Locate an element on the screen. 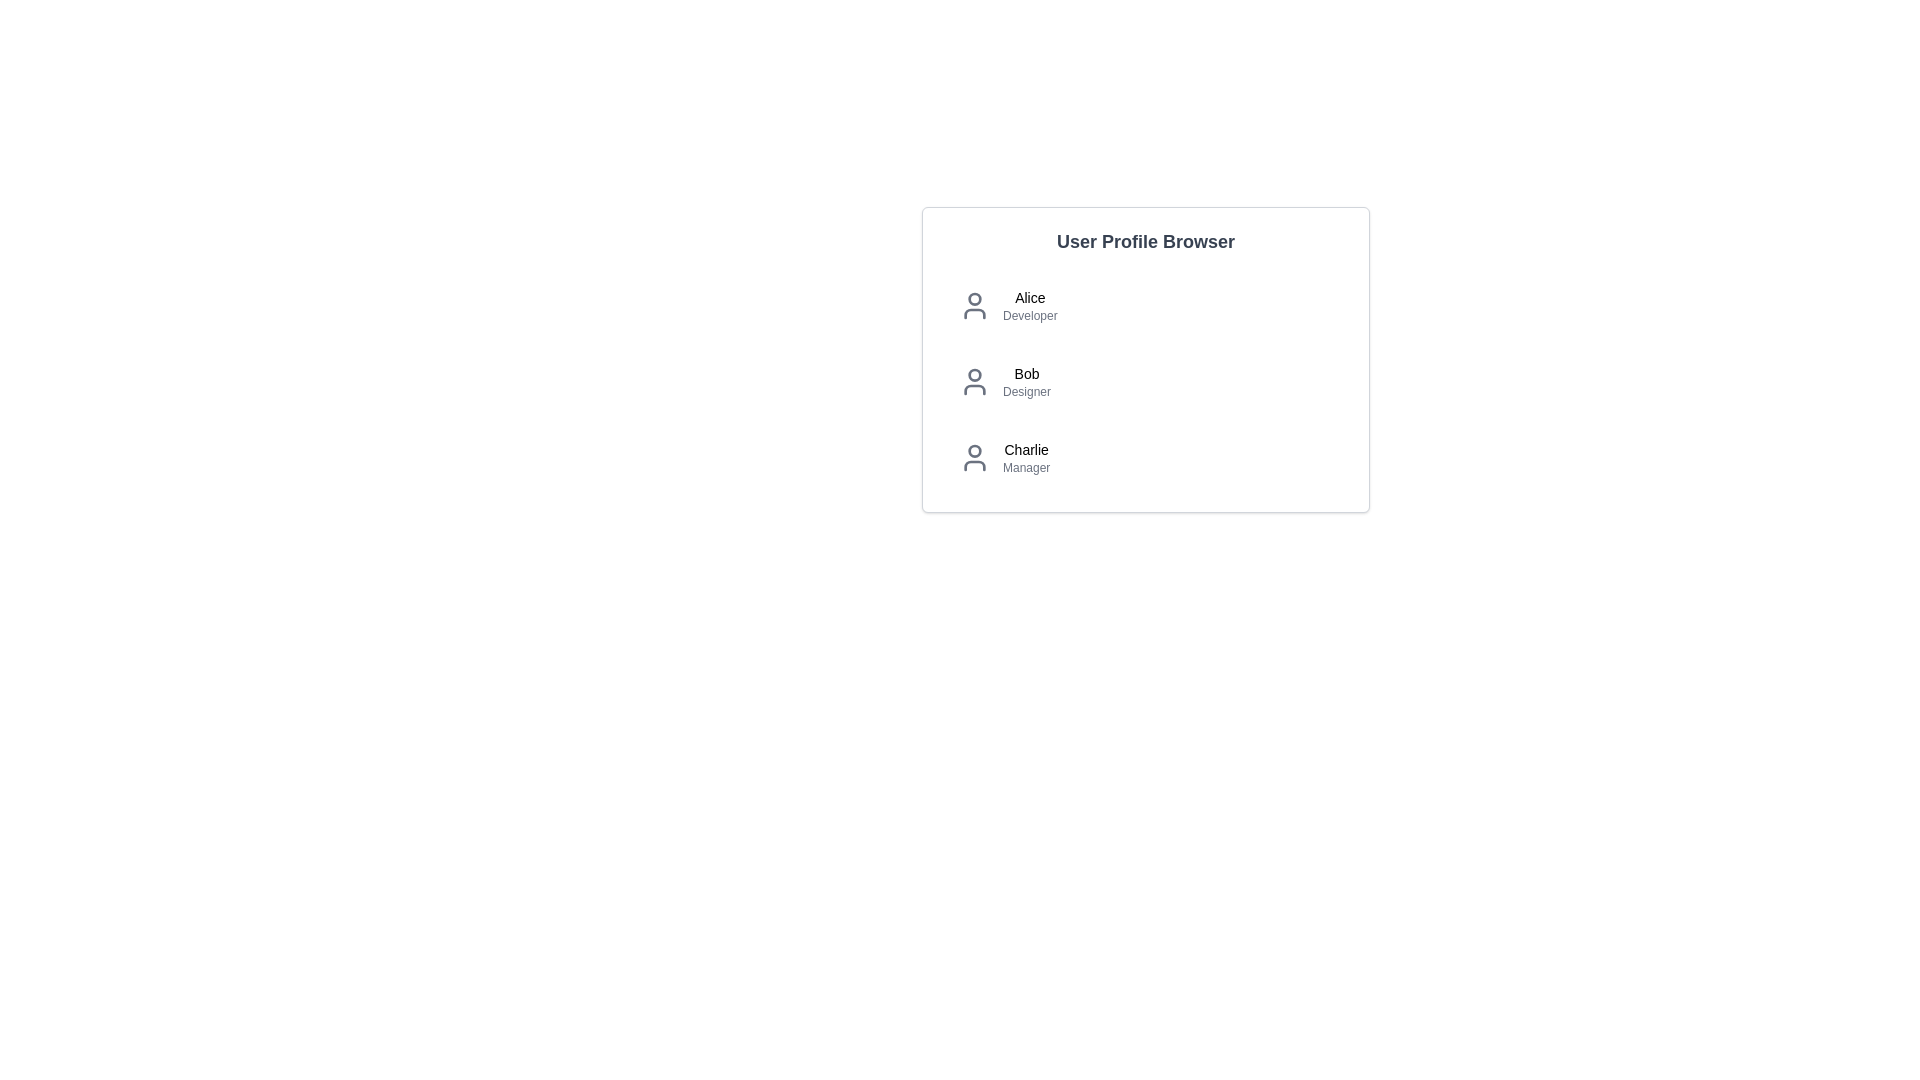  the circle representing the head in the user profile icon for 'Bob - Designer', which is the second user icon in the vertical list is located at coordinates (974, 374).